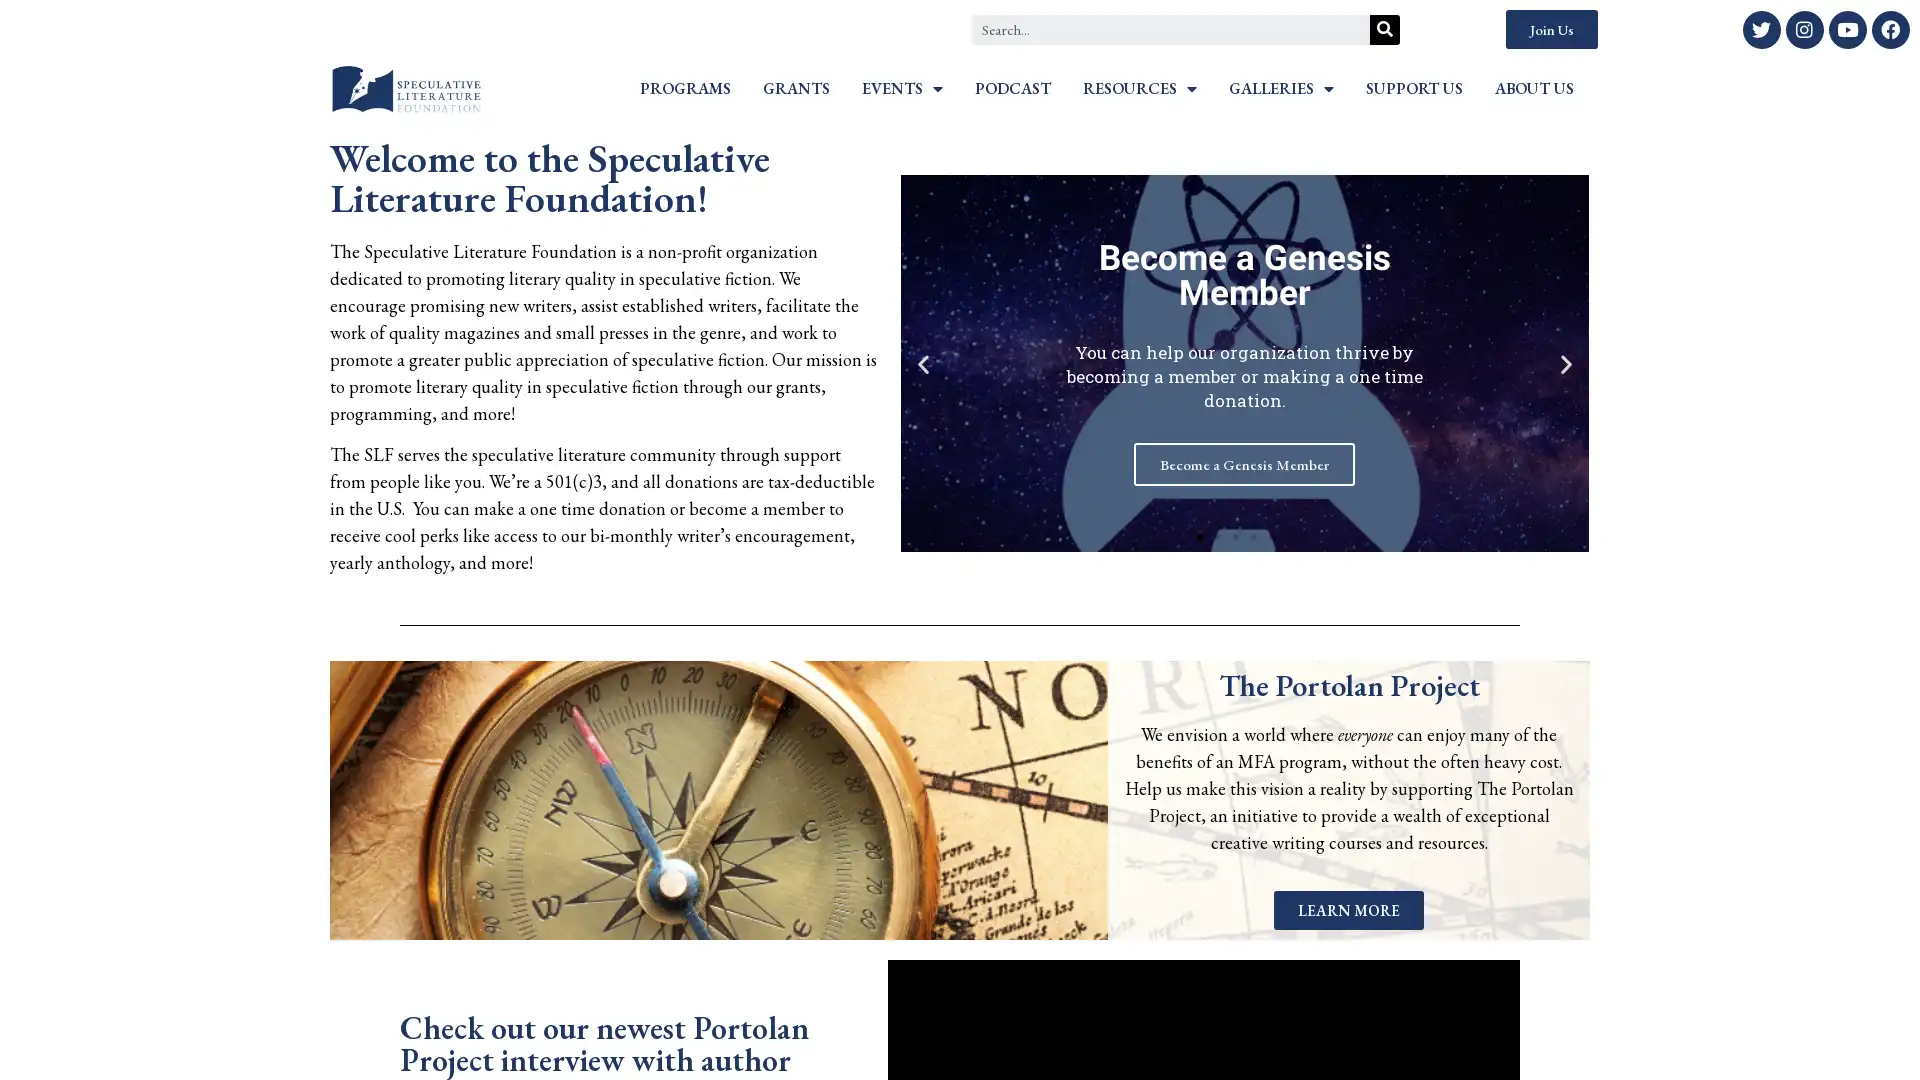 Image resolution: width=1920 pixels, height=1080 pixels. What do you see at coordinates (1200, 535) in the screenshot?
I see `Go to slide 1` at bounding box center [1200, 535].